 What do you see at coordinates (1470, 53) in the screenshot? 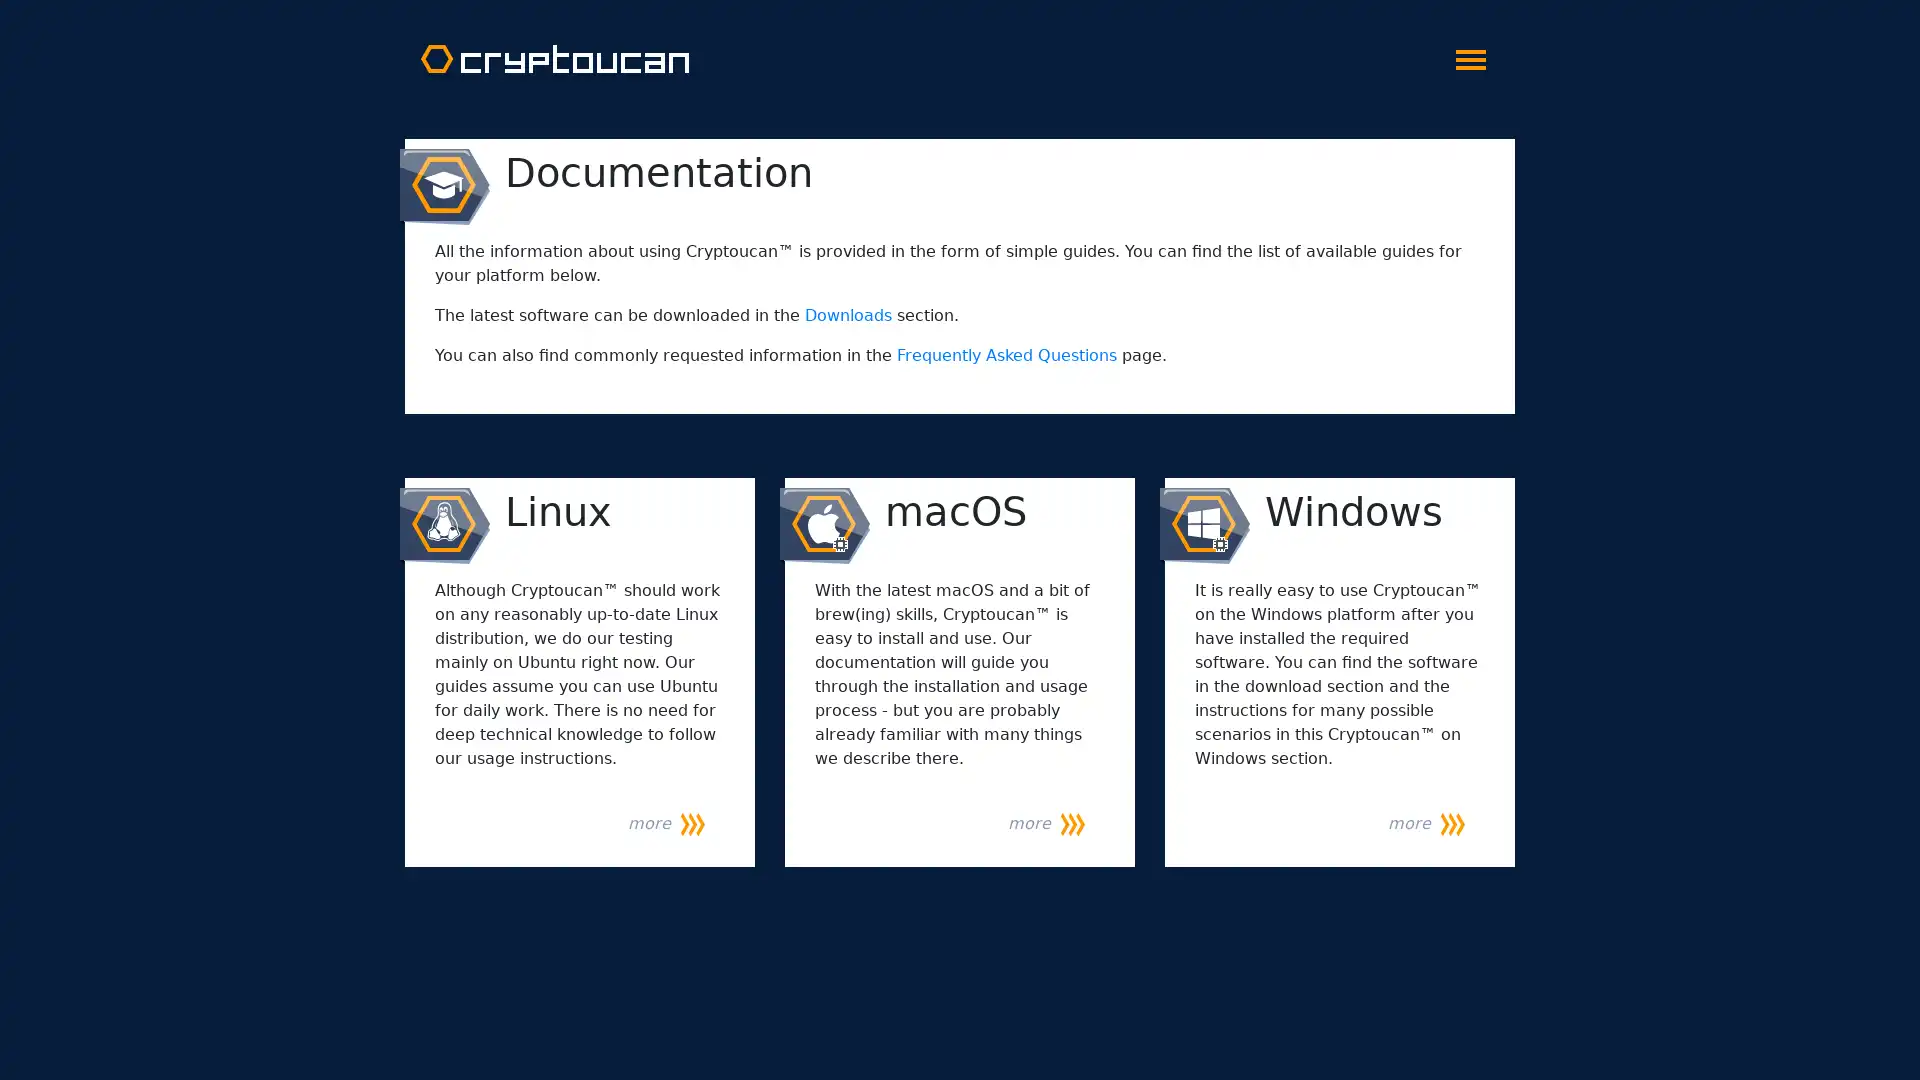
I see `Toggle navigation` at bounding box center [1470, 53].